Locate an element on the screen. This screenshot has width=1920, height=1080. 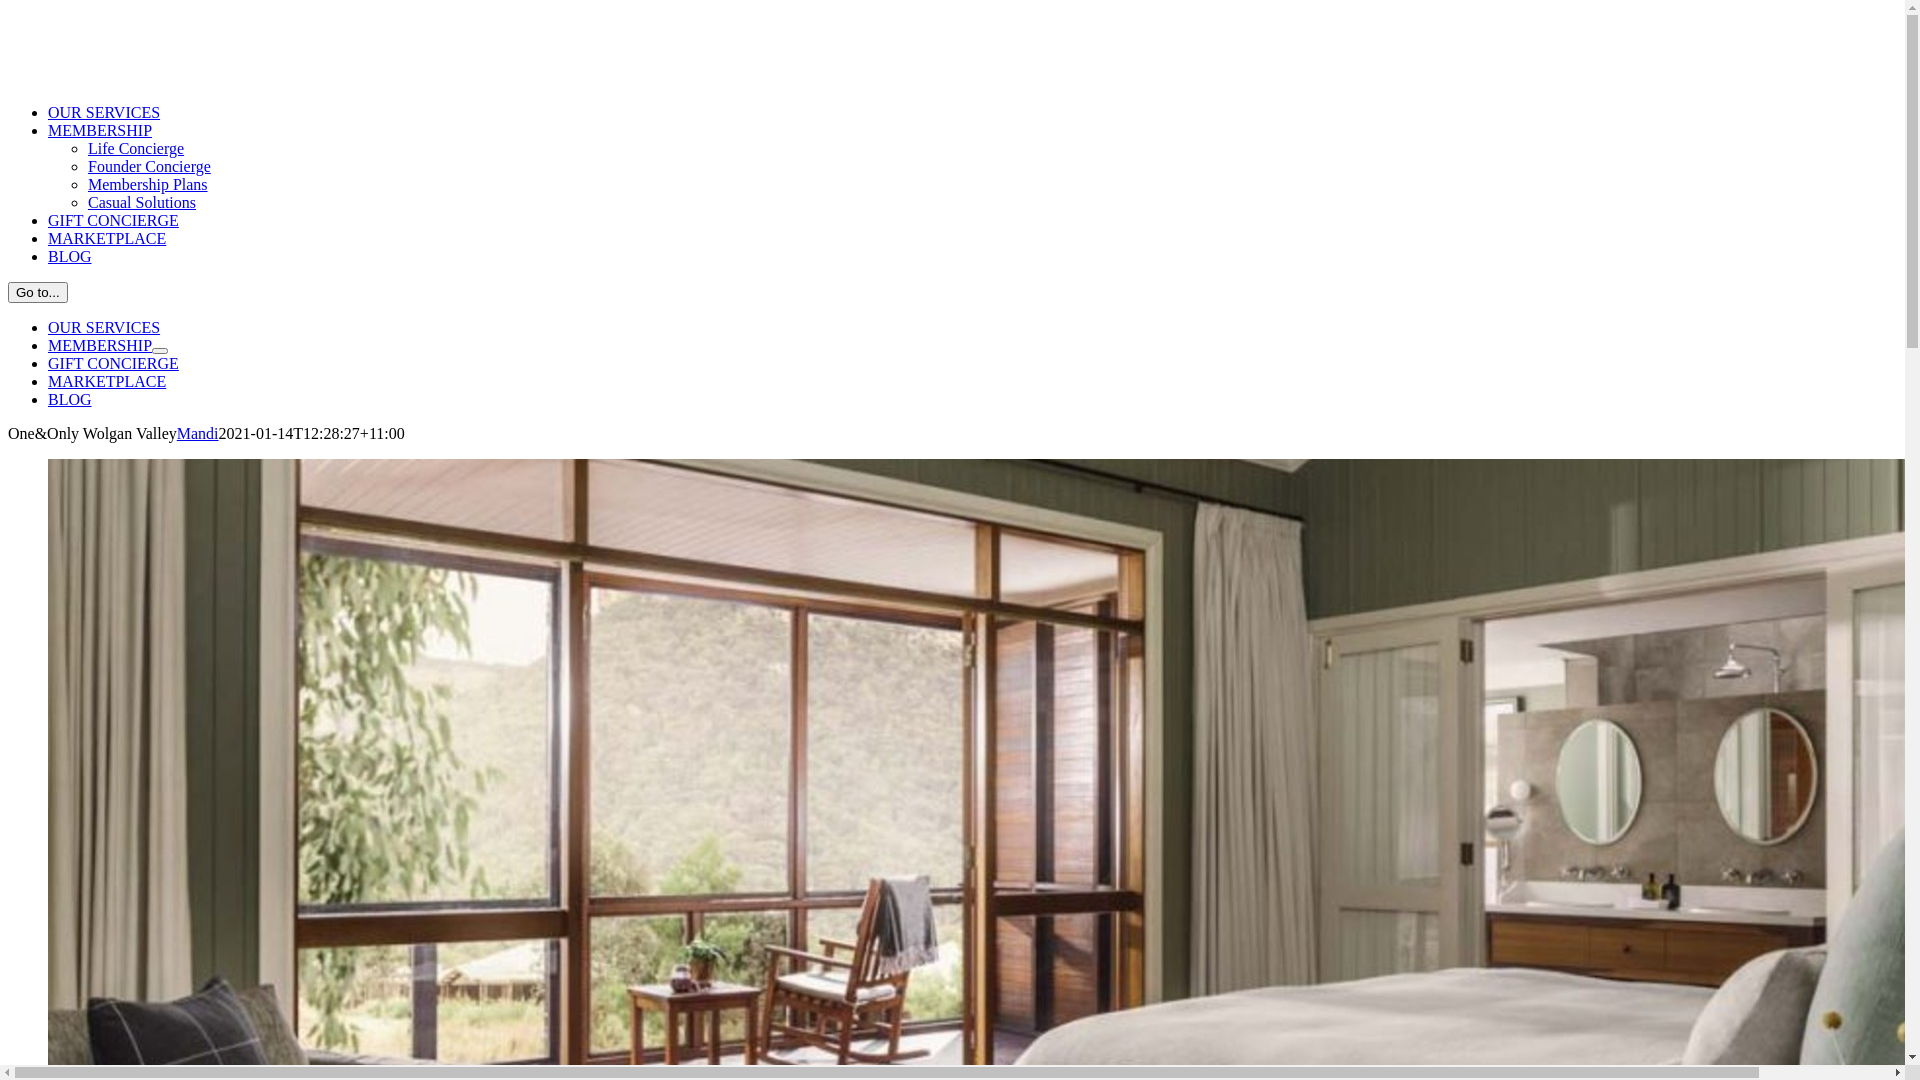
'OUR SERVICES' is located at coordinates (103, 112).